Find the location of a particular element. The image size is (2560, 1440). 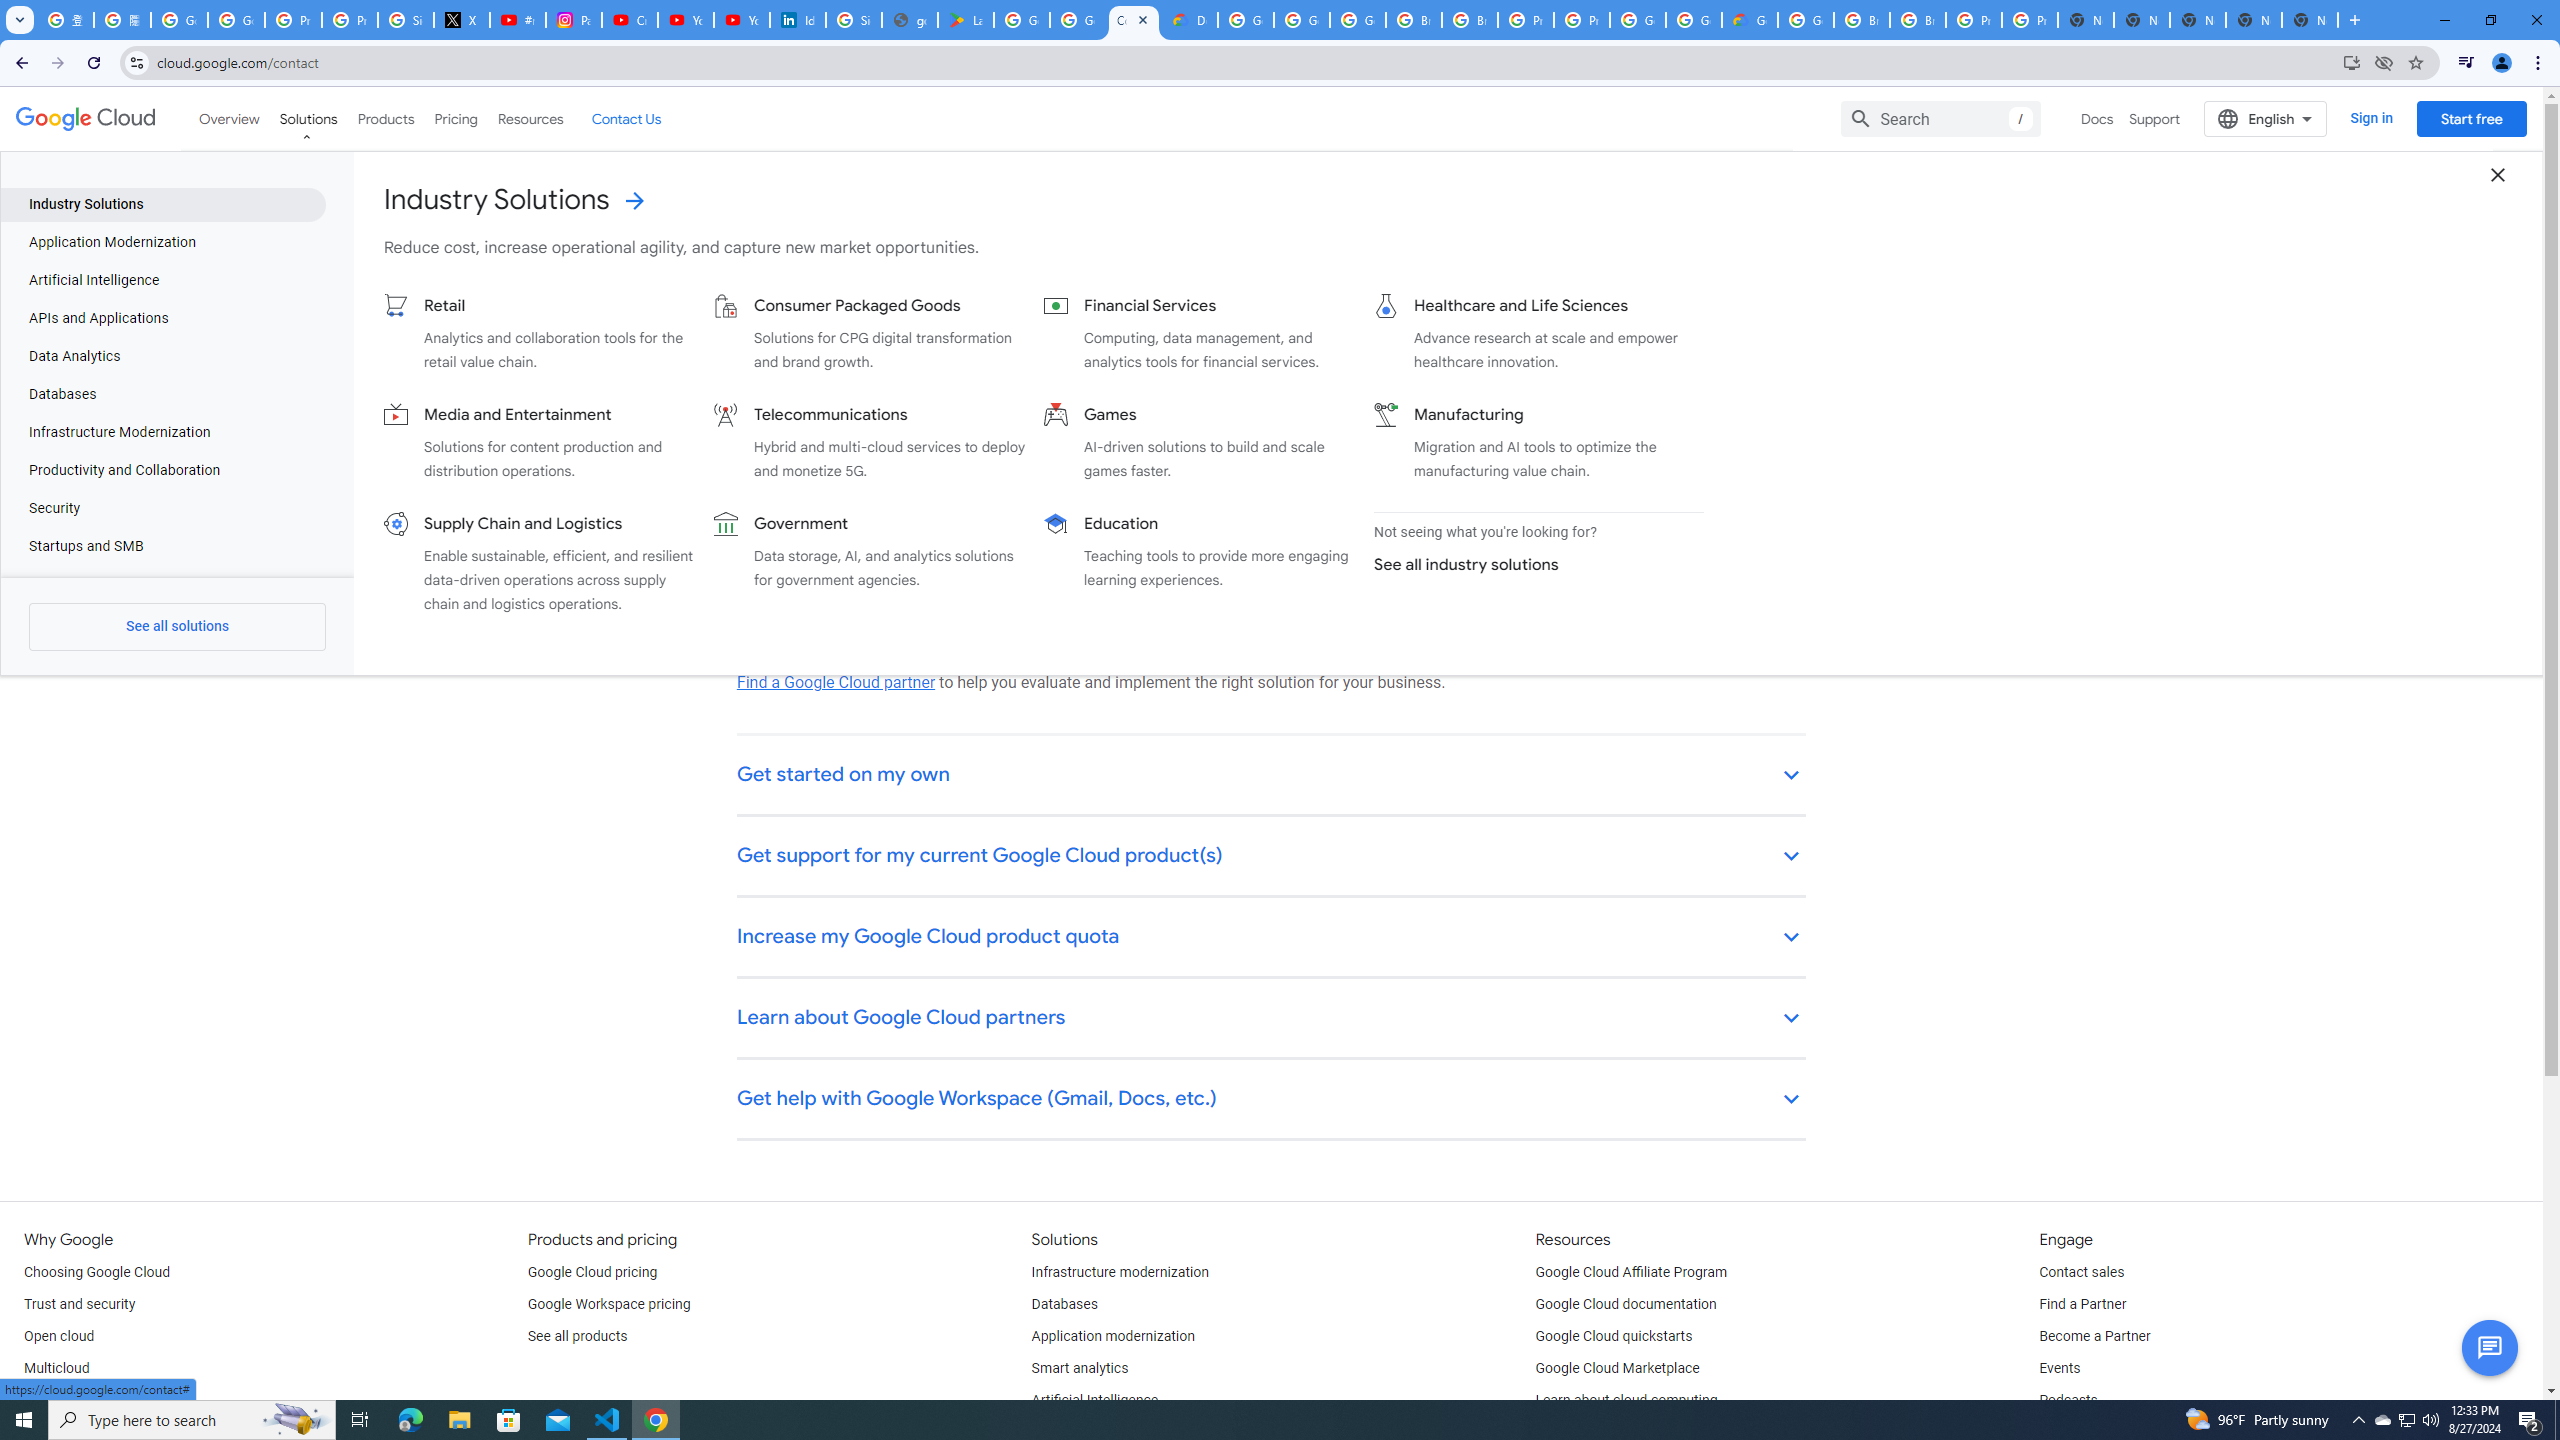

'Games AI-driven solutions to build and scale games faster.' is located at coordinates (1199, 441).